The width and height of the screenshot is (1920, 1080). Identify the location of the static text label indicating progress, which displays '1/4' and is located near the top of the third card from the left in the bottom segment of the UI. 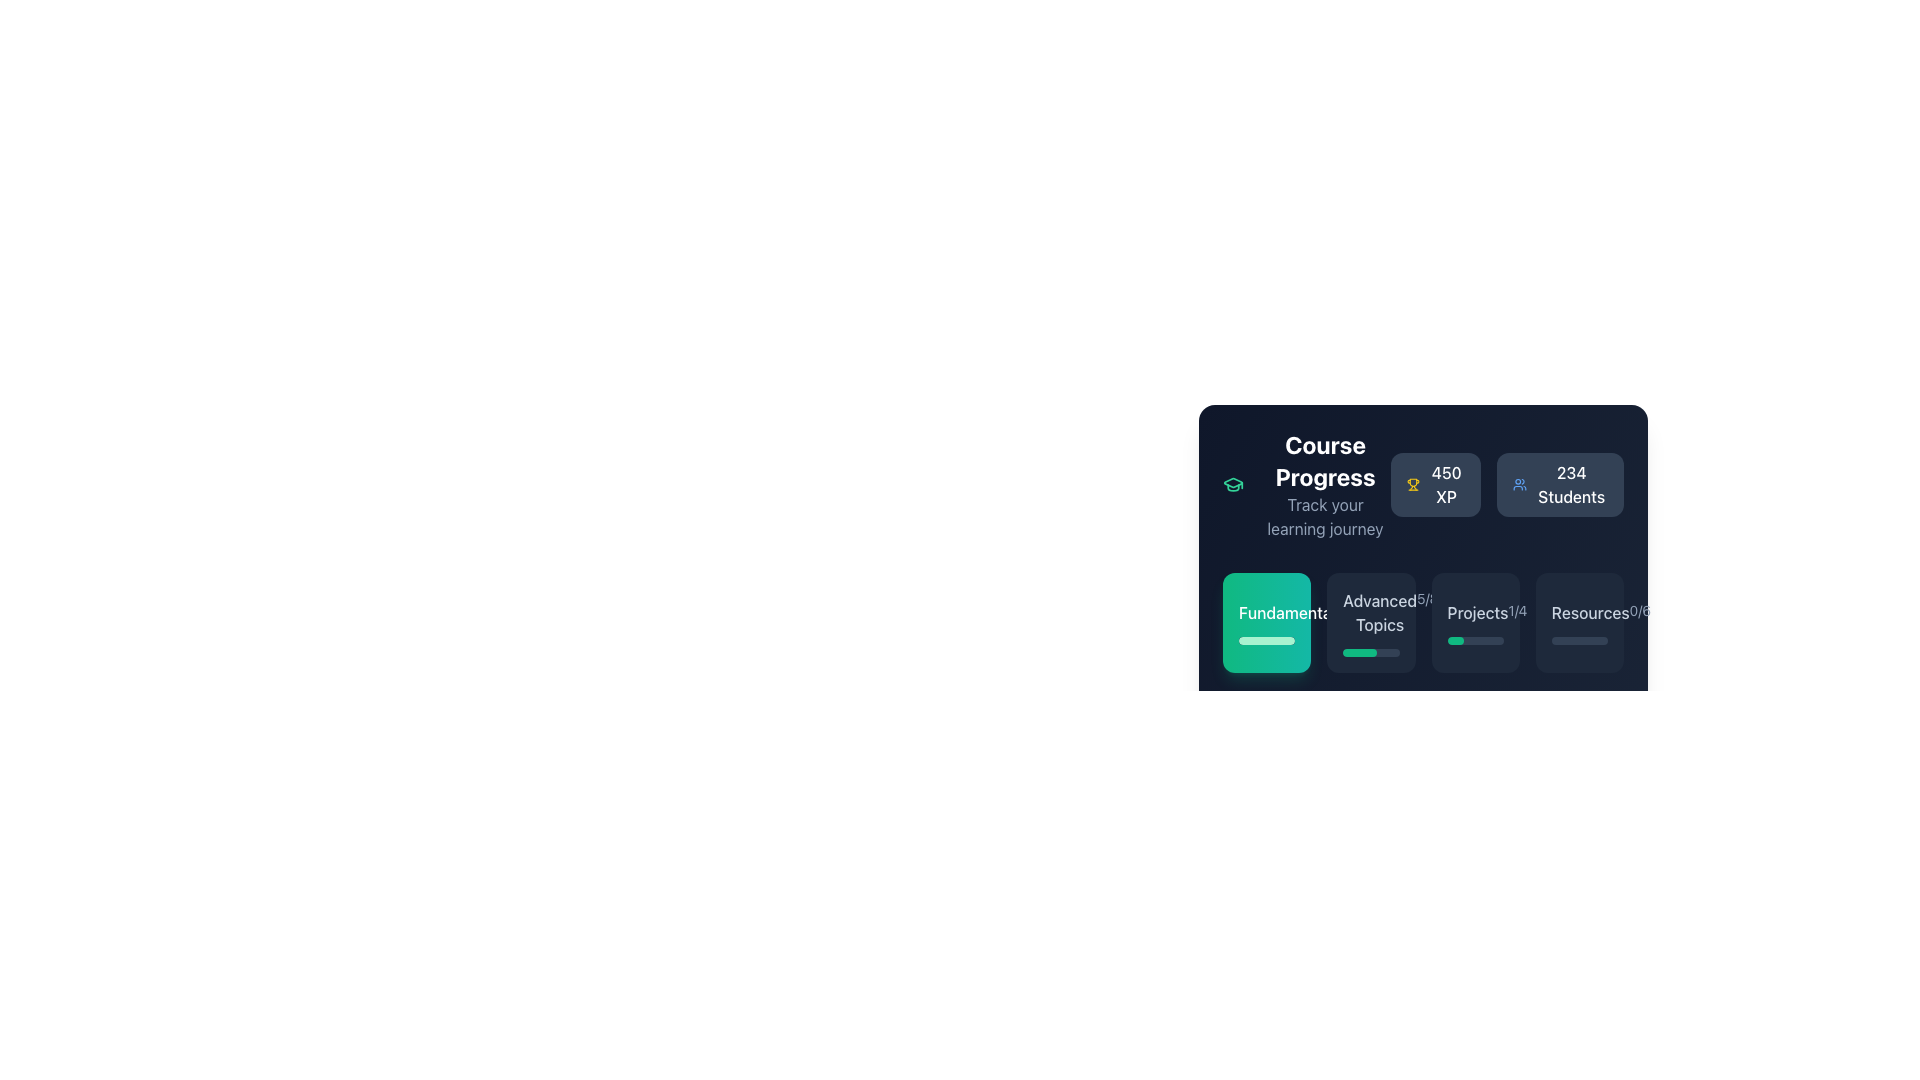
(1475, 612).